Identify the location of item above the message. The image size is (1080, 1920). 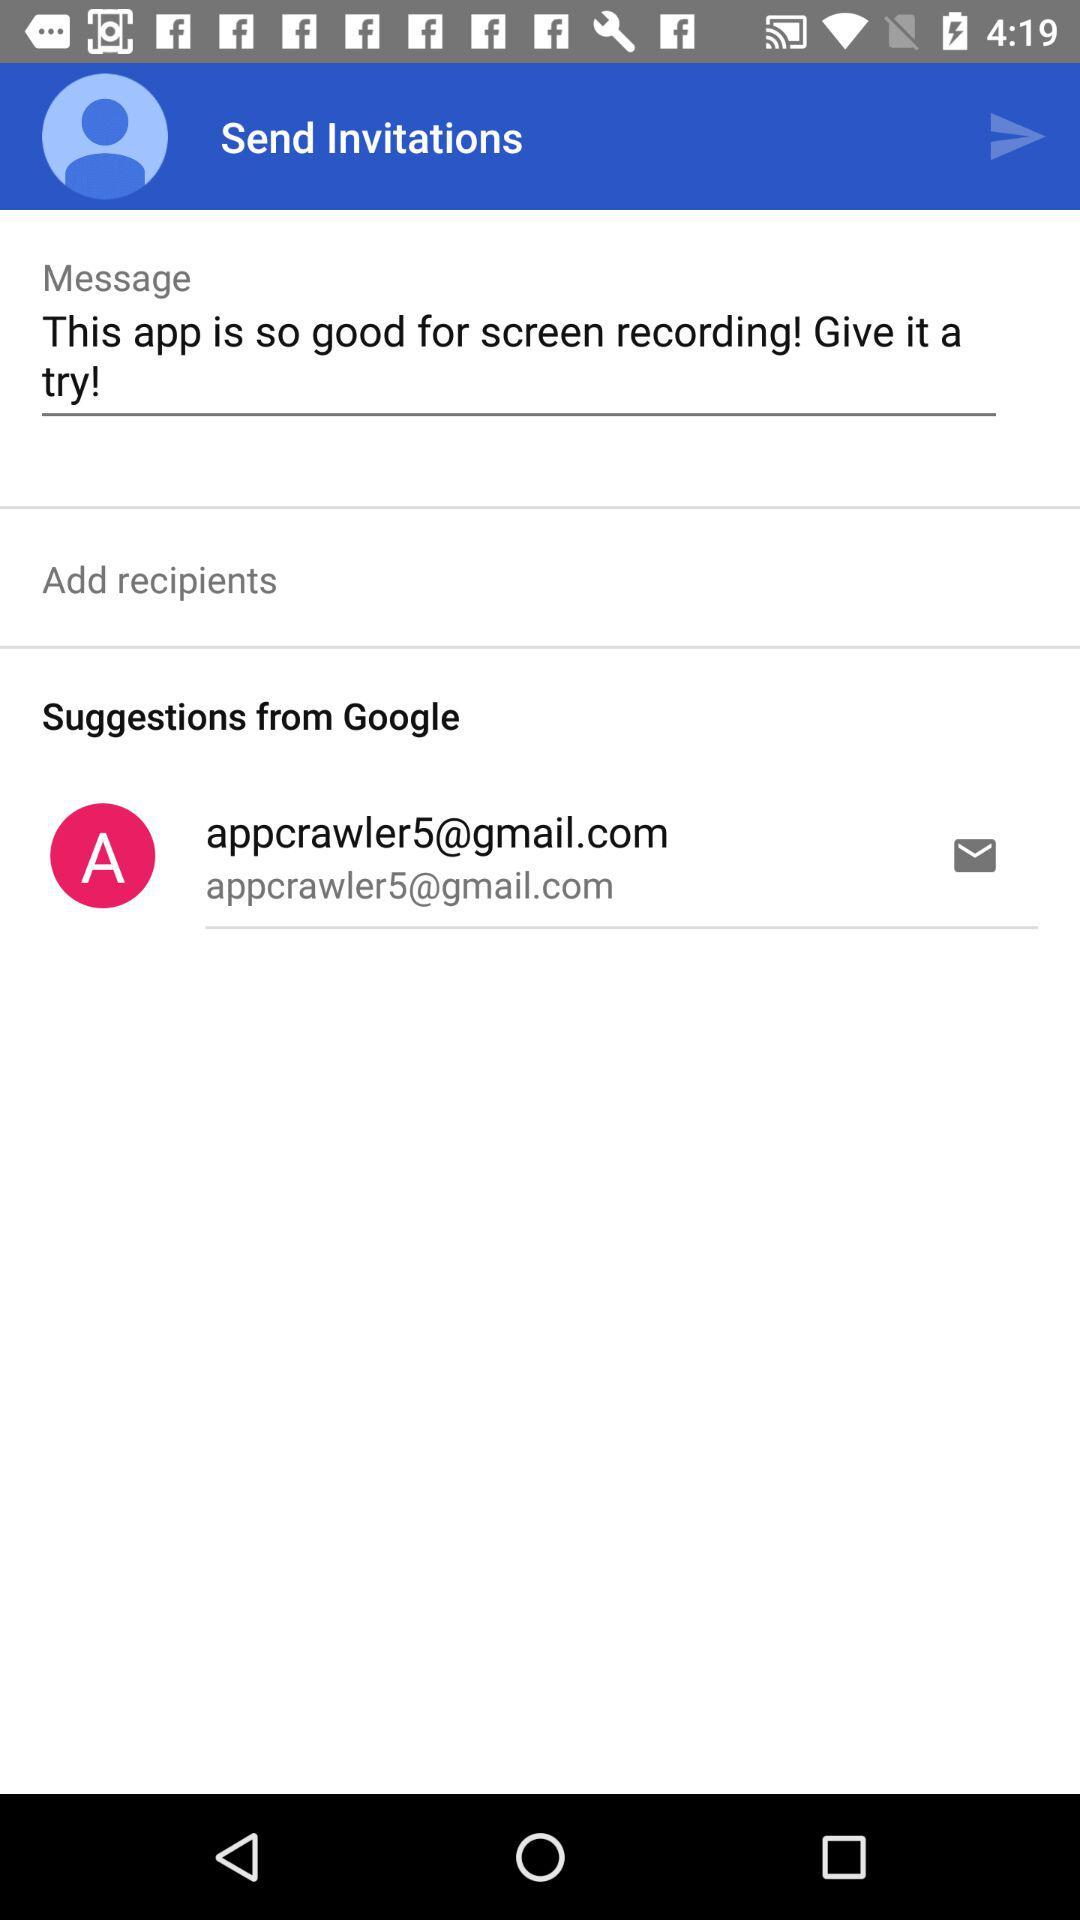
(104, 135).